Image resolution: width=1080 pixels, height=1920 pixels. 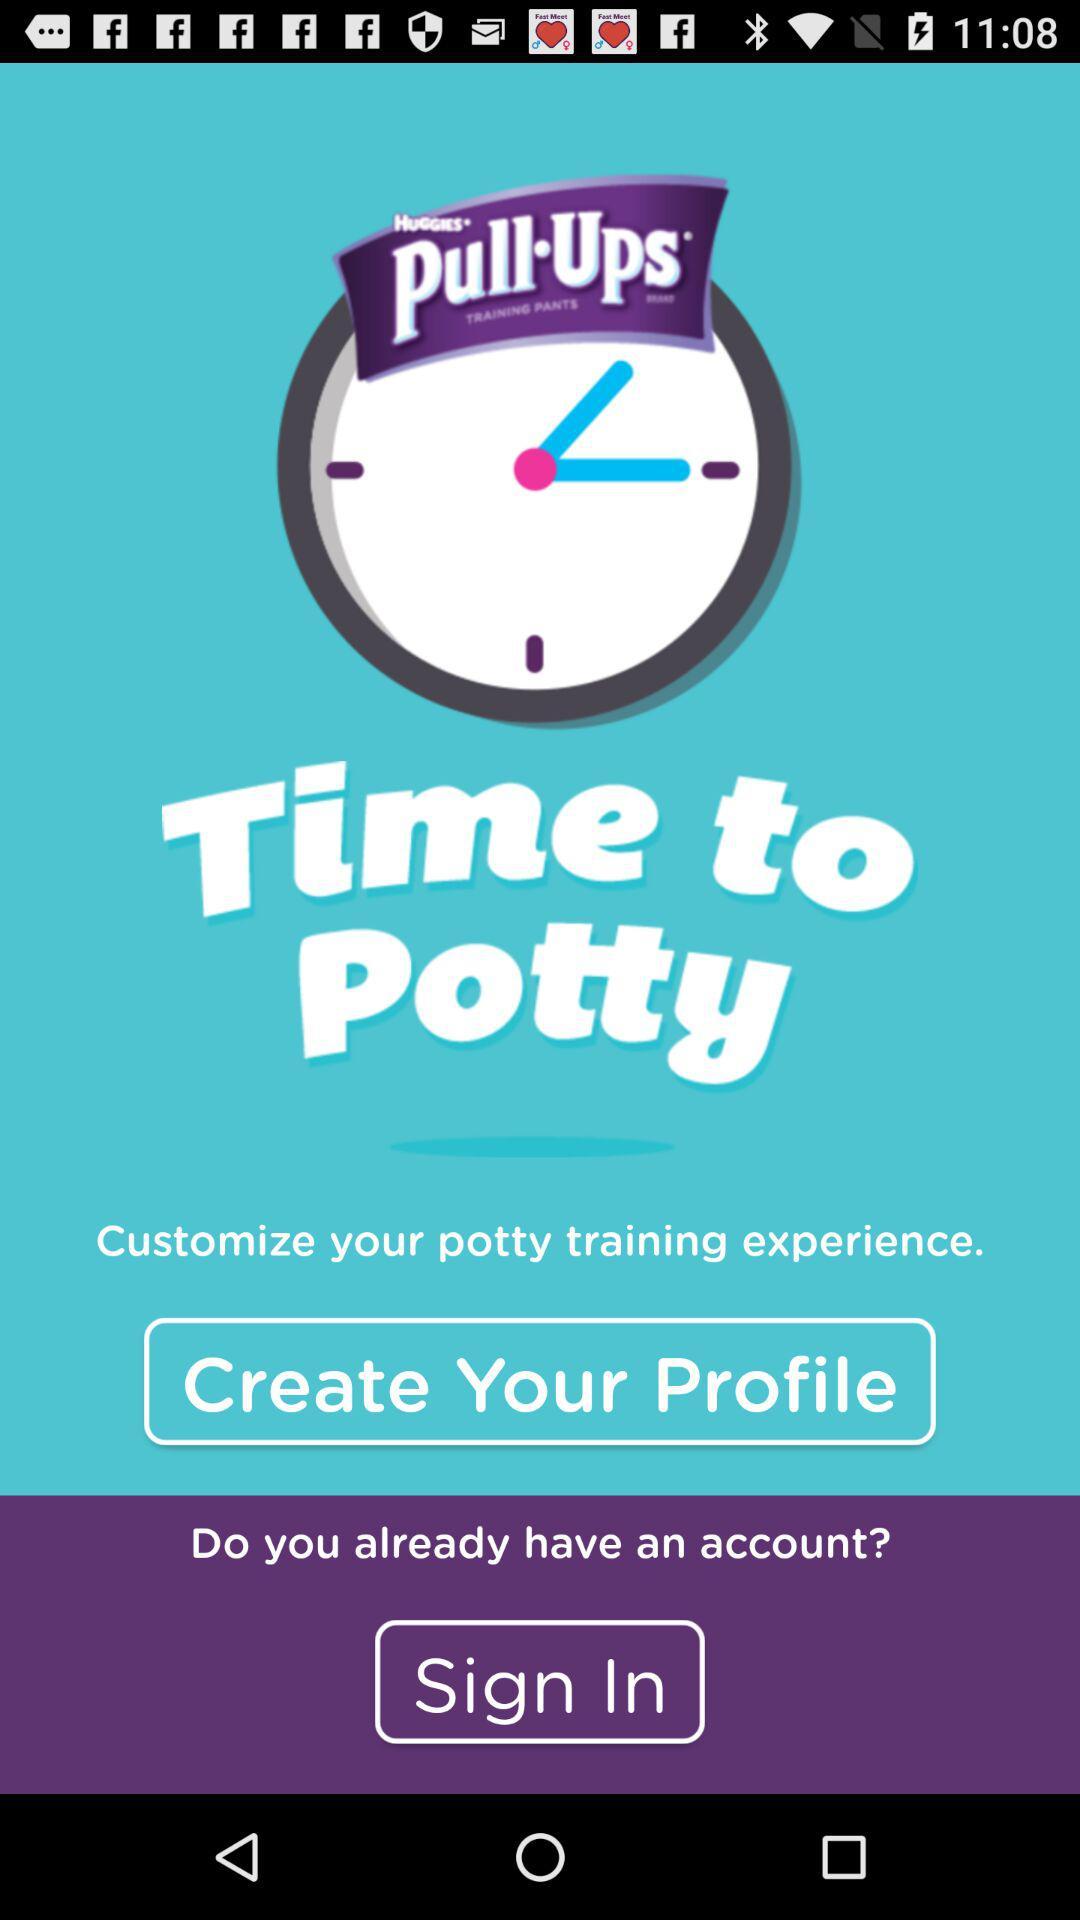 What do you see at coordinates (540, 1680) in the screenshot?
I see `icon below do you already app` at bounding box center [540, 1680].